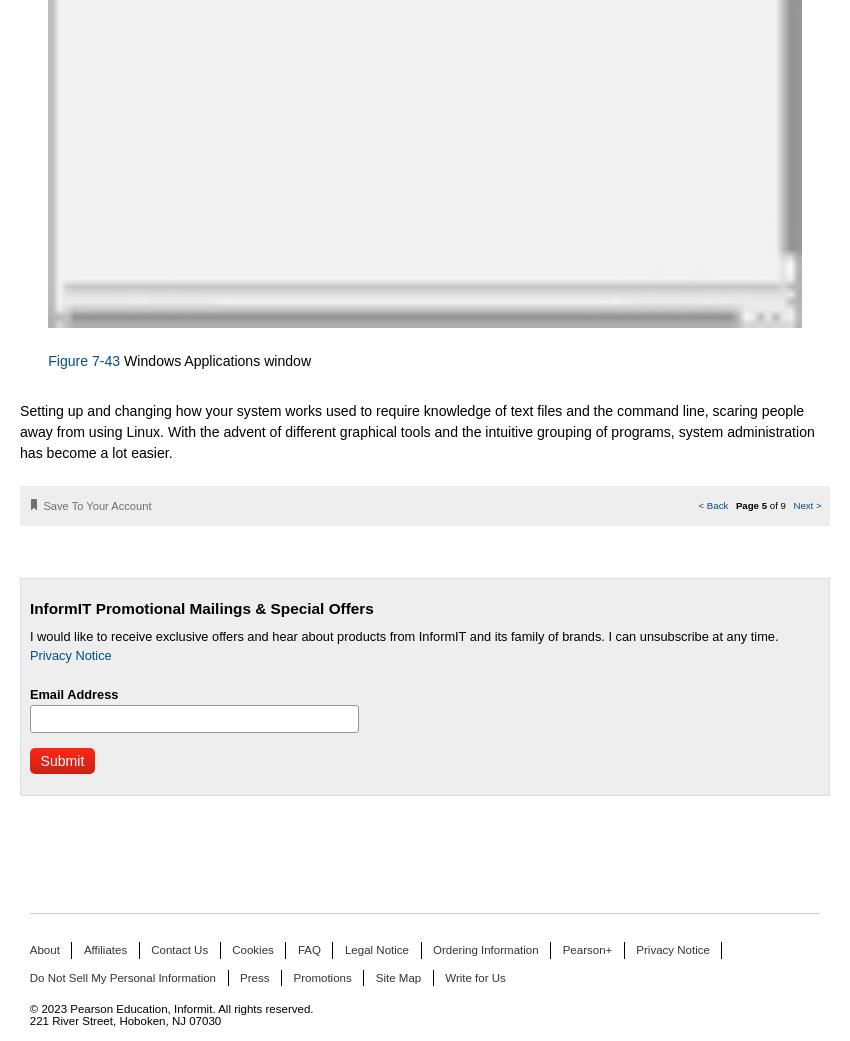 The width and height of the screenshot is (850, 1041). I want to click on 'Informit', so click(171, 1009).